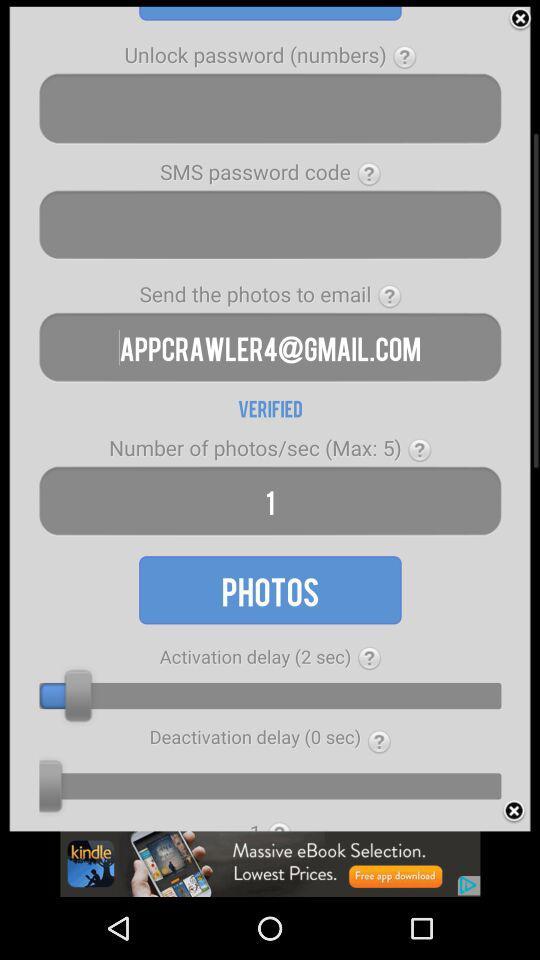  I want to click on the box below unlock password numbers, so click(270, 108).